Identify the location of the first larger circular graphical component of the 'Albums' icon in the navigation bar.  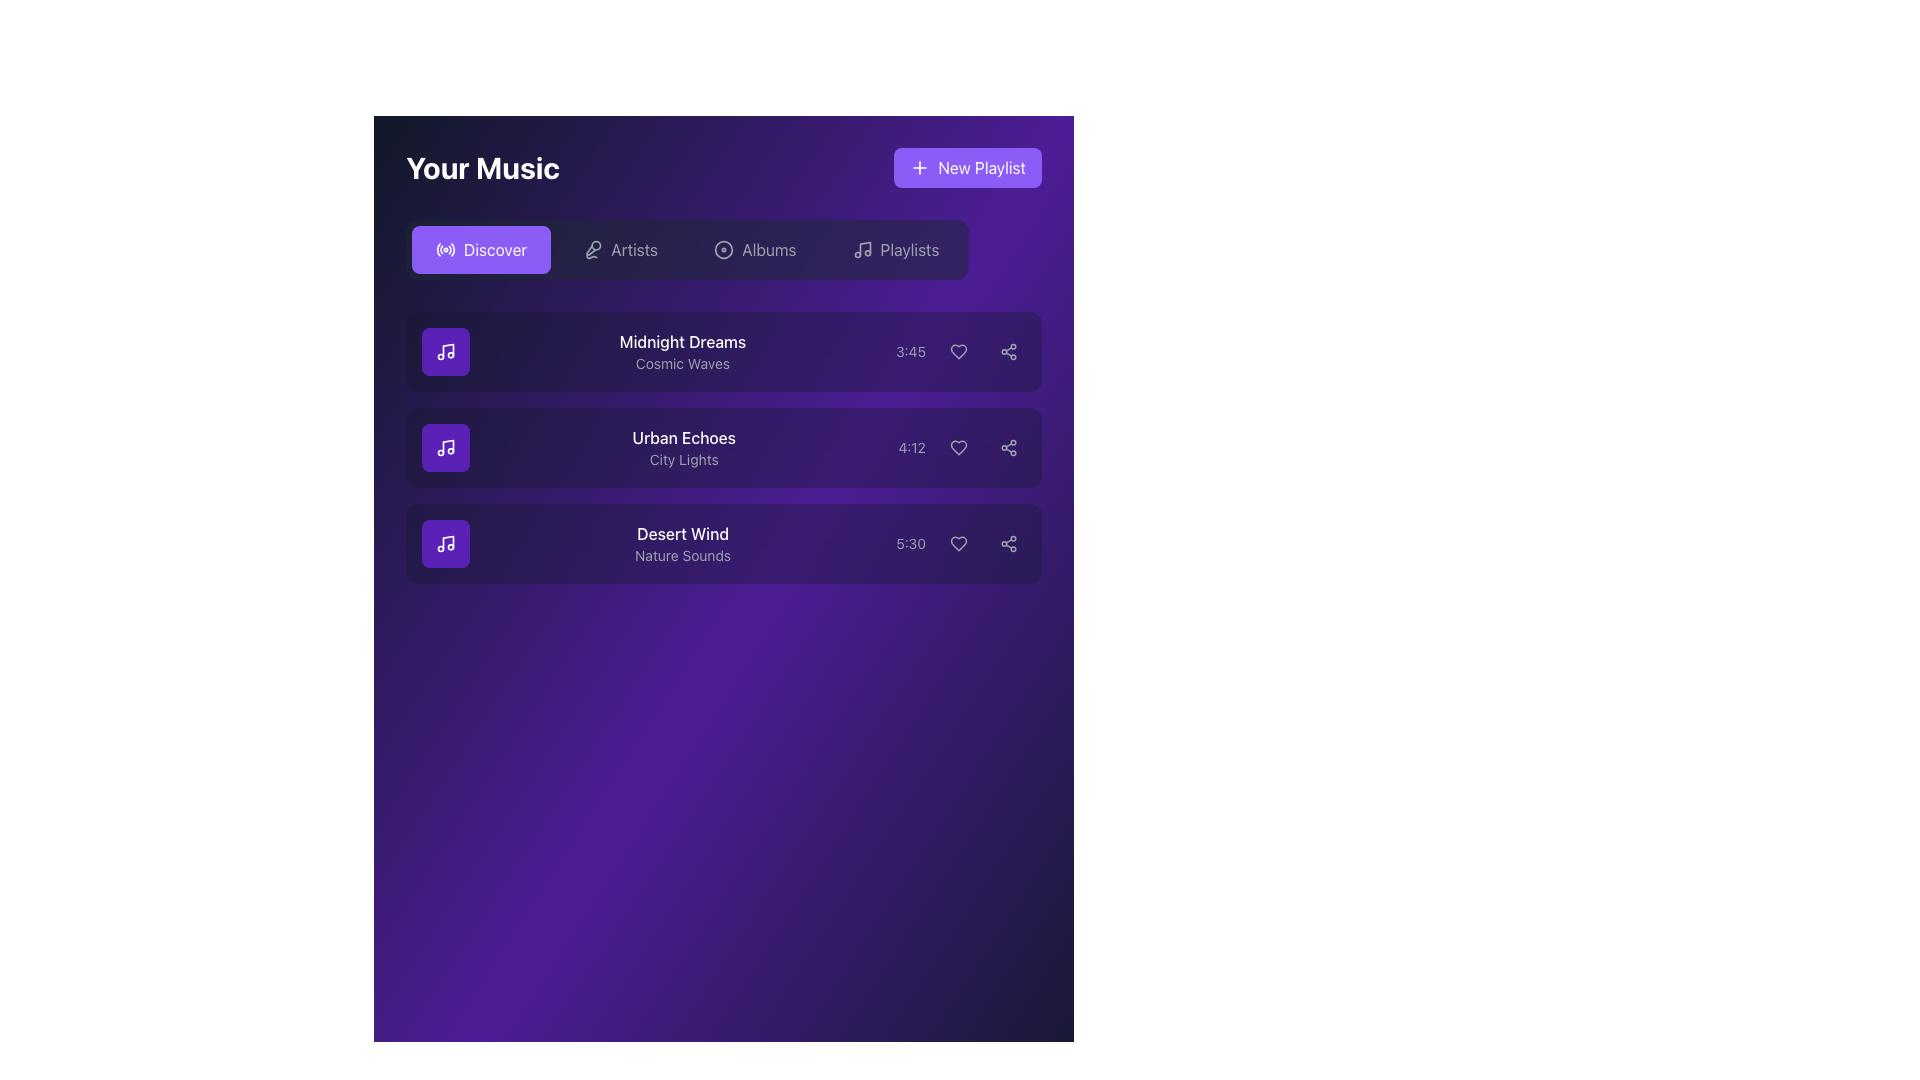
(723, 249).